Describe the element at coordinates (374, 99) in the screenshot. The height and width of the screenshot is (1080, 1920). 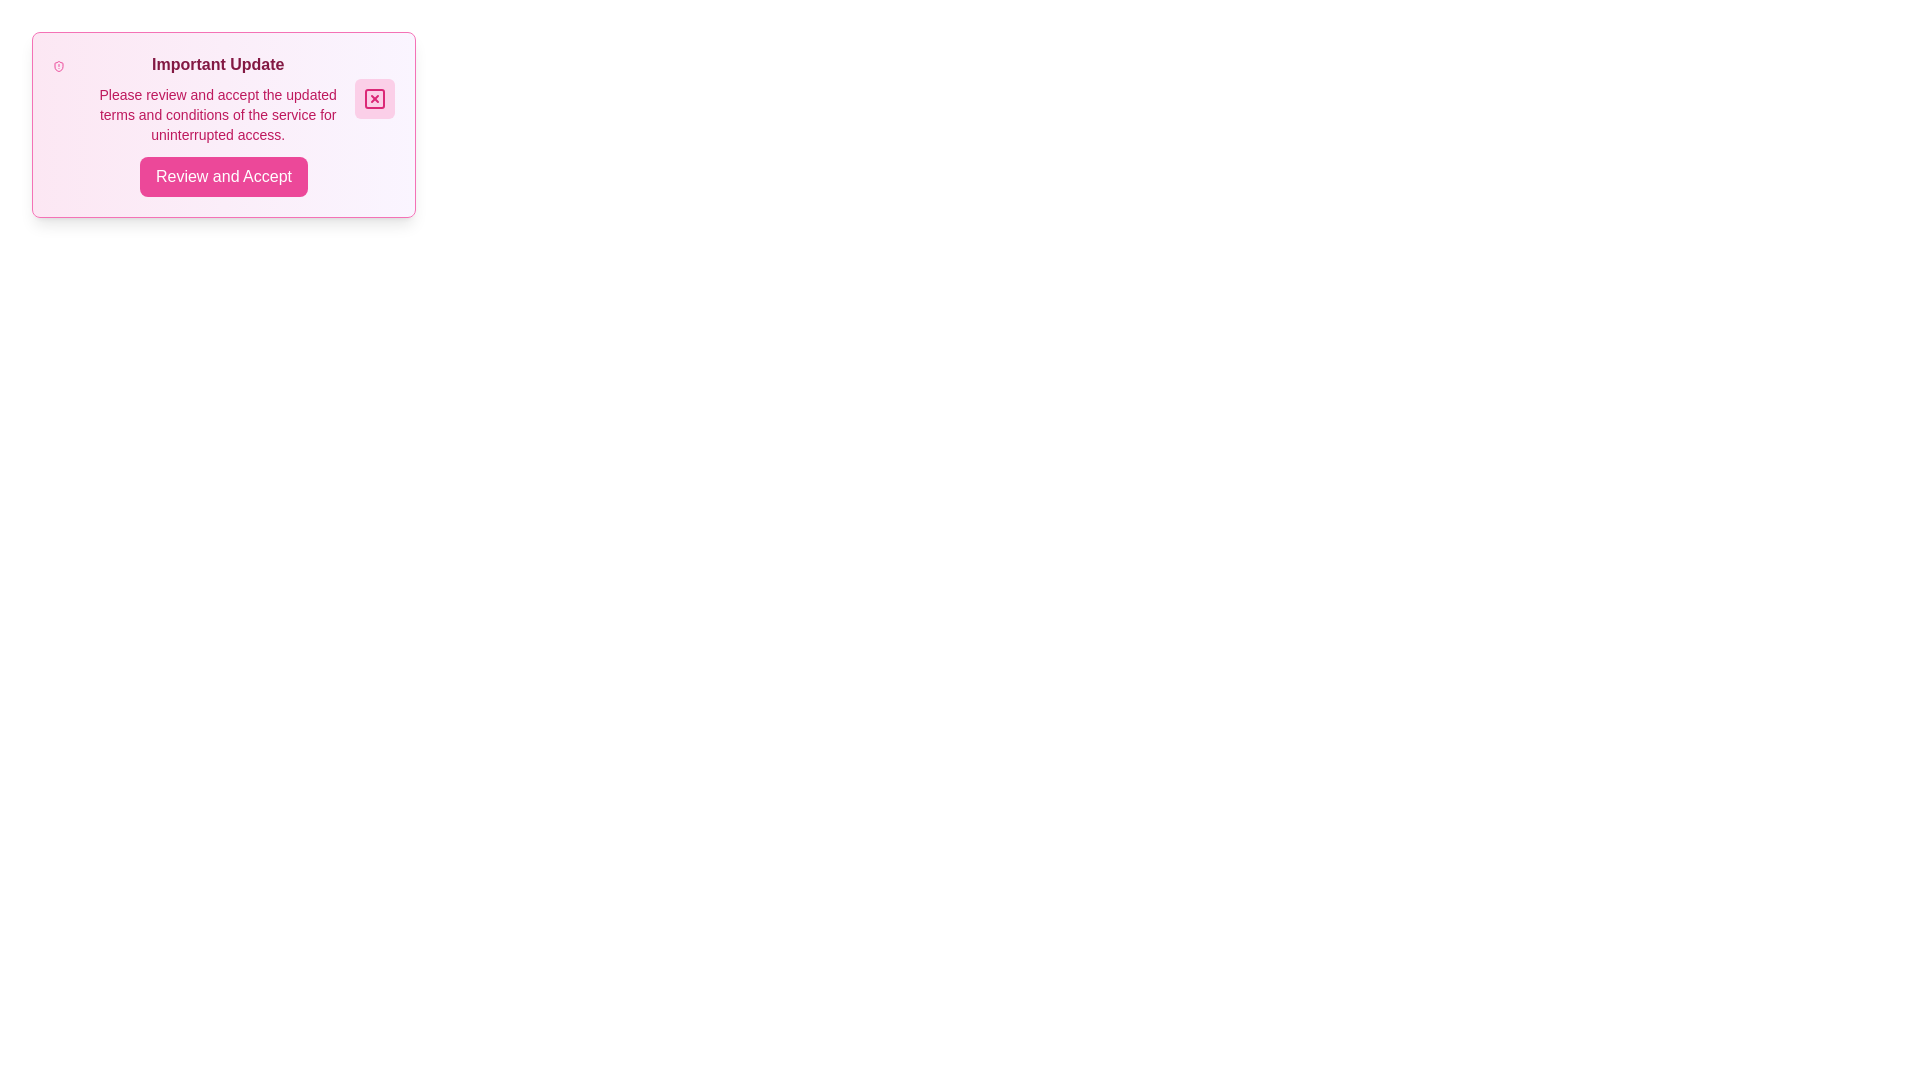
I see `the small pink button with rounded corners that contains an 'X' icon, located at the top-right corner of the notification box` at that location.